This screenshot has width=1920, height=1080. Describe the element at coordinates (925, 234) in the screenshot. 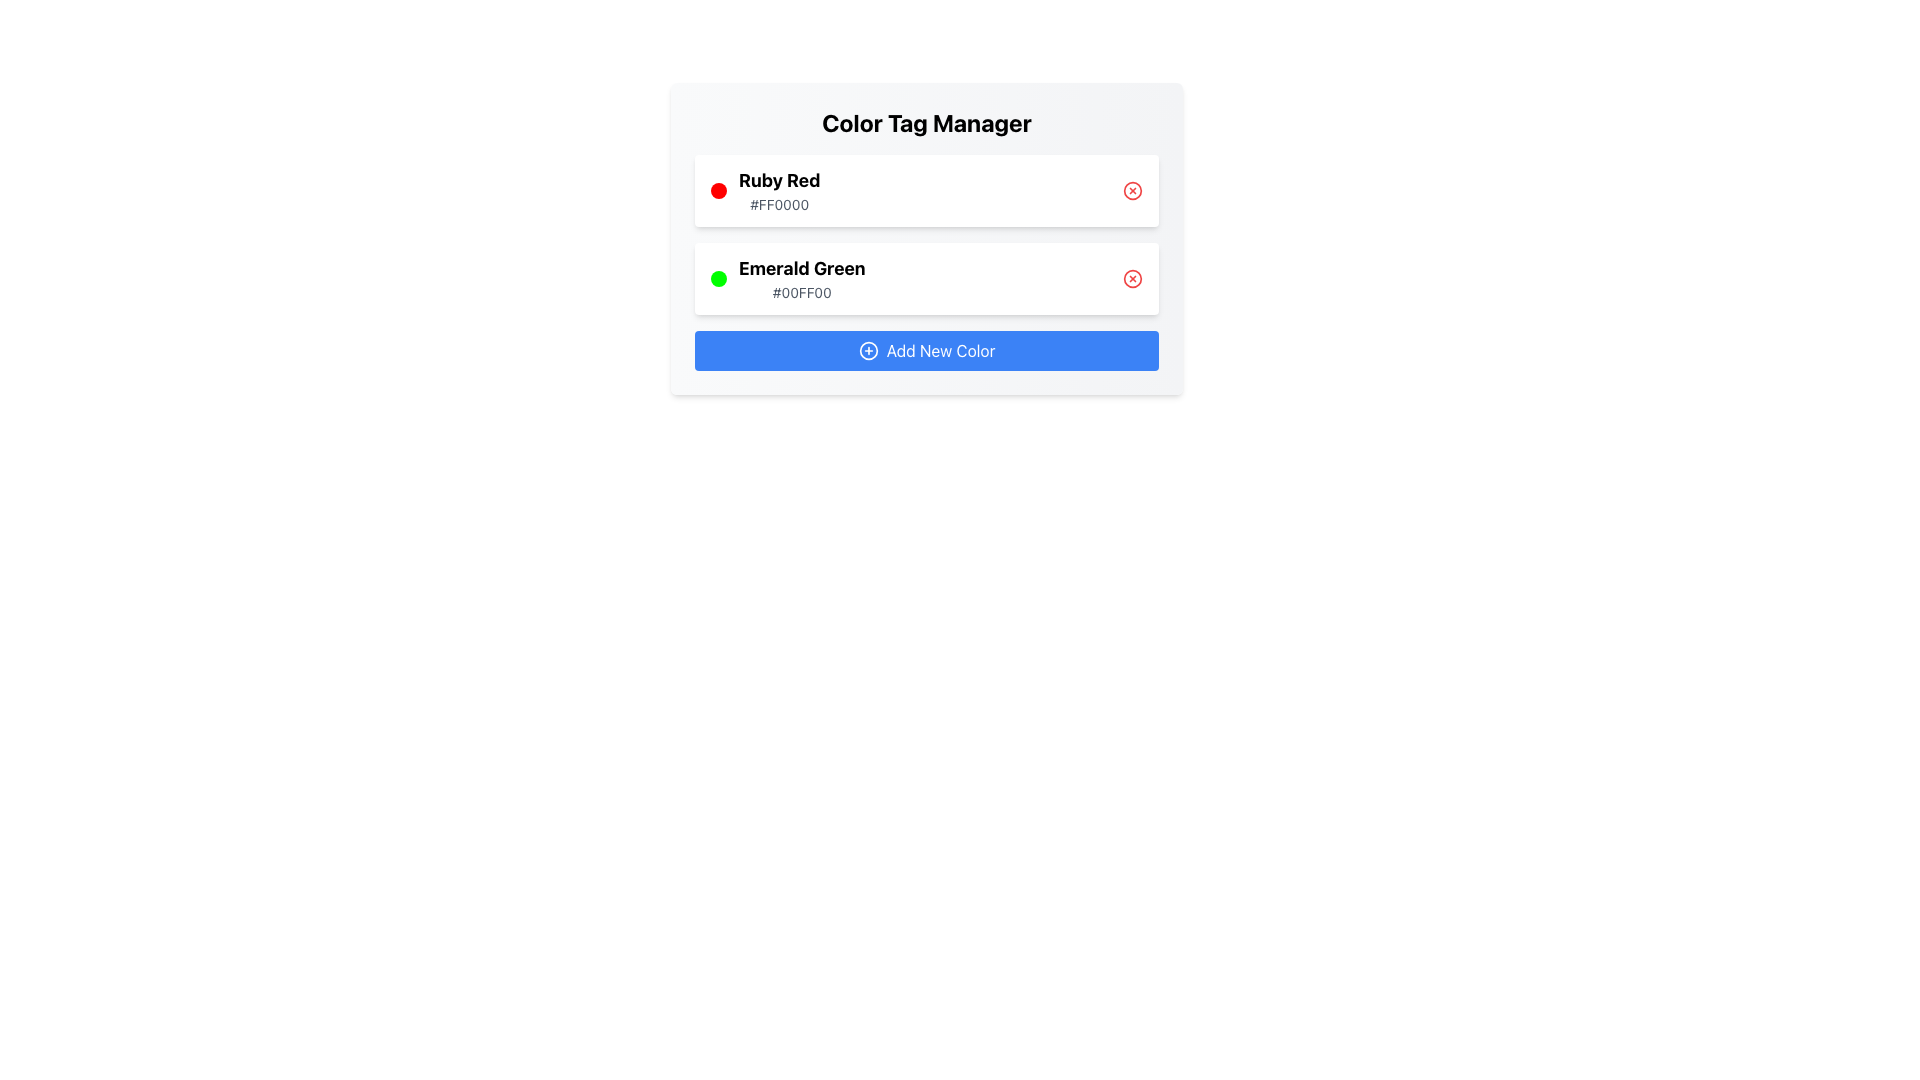

I see `an individual item in the List of color tags located under the 'Color Tag Manager' title and above the 'Add New Color' button` at that location.